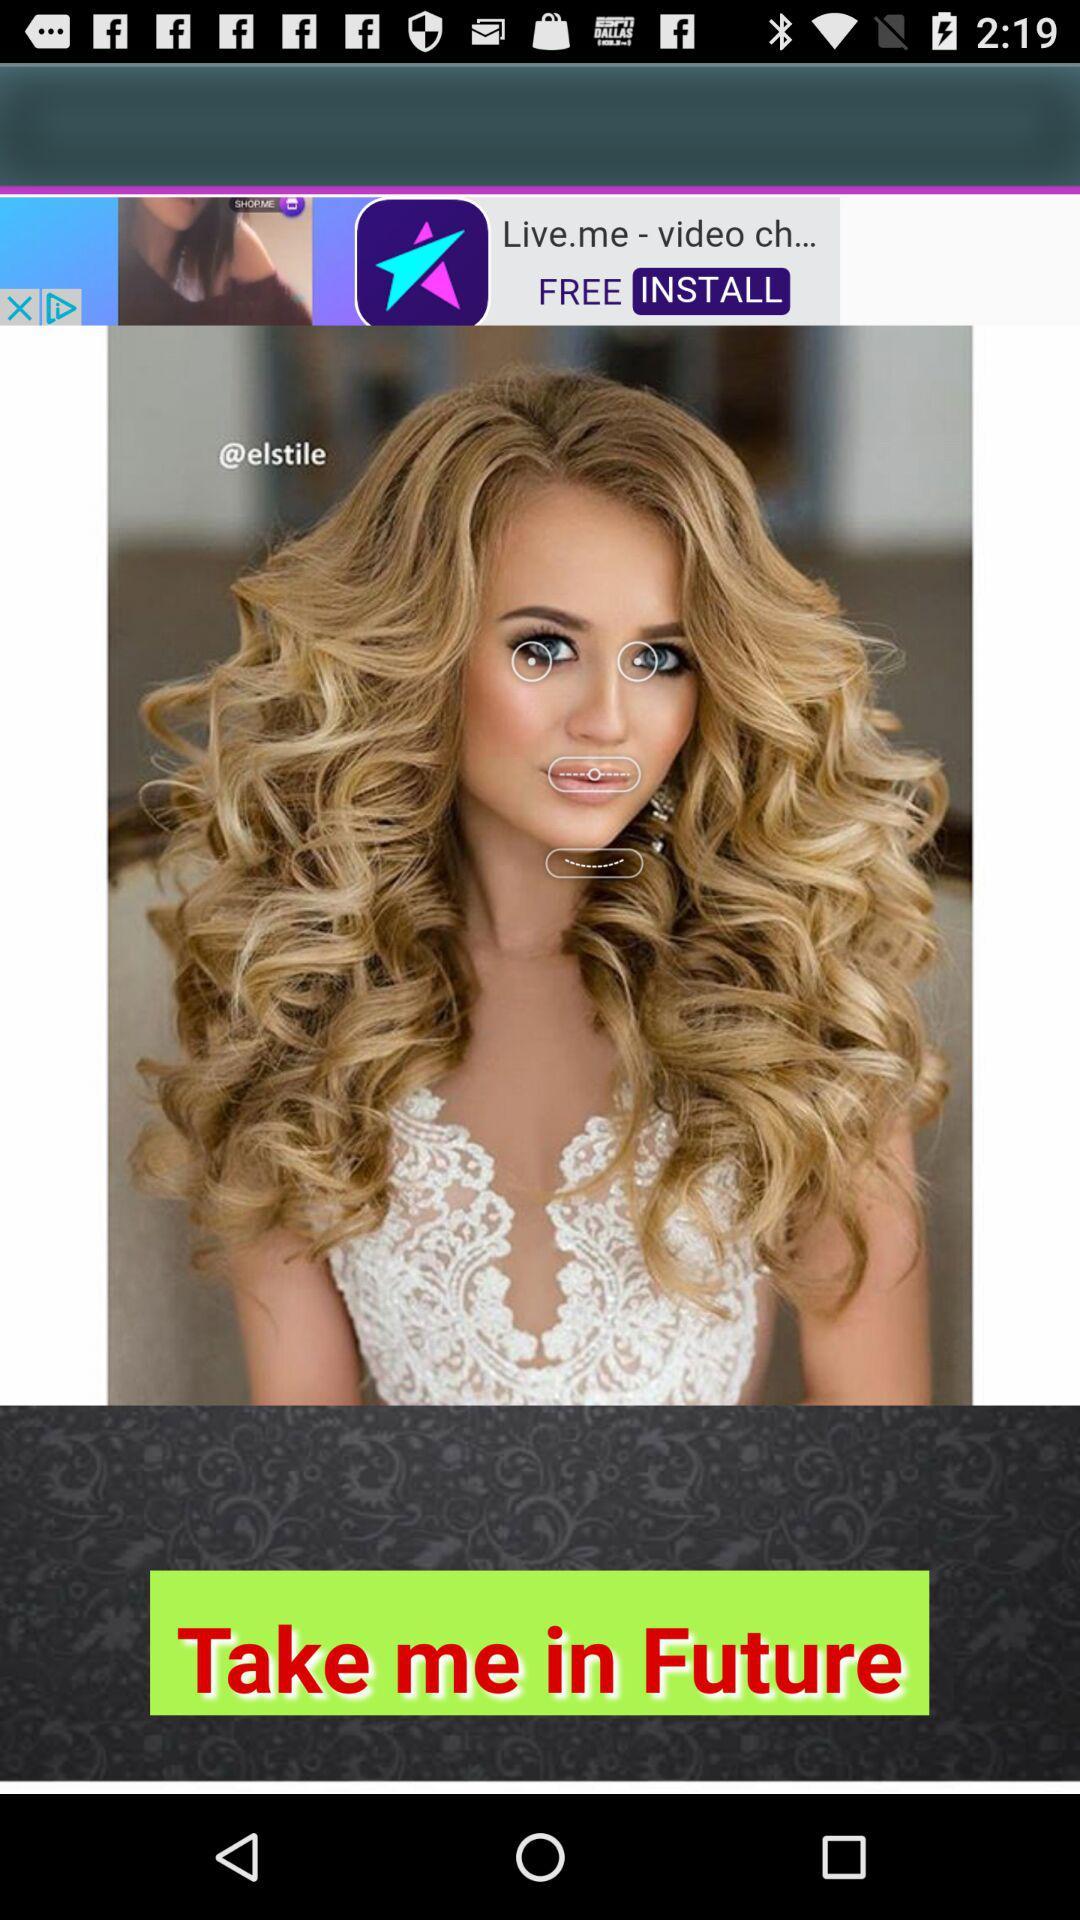  Describe the element at coordinates (419, 258) in the screenshot. I see `advertisement` at that location.